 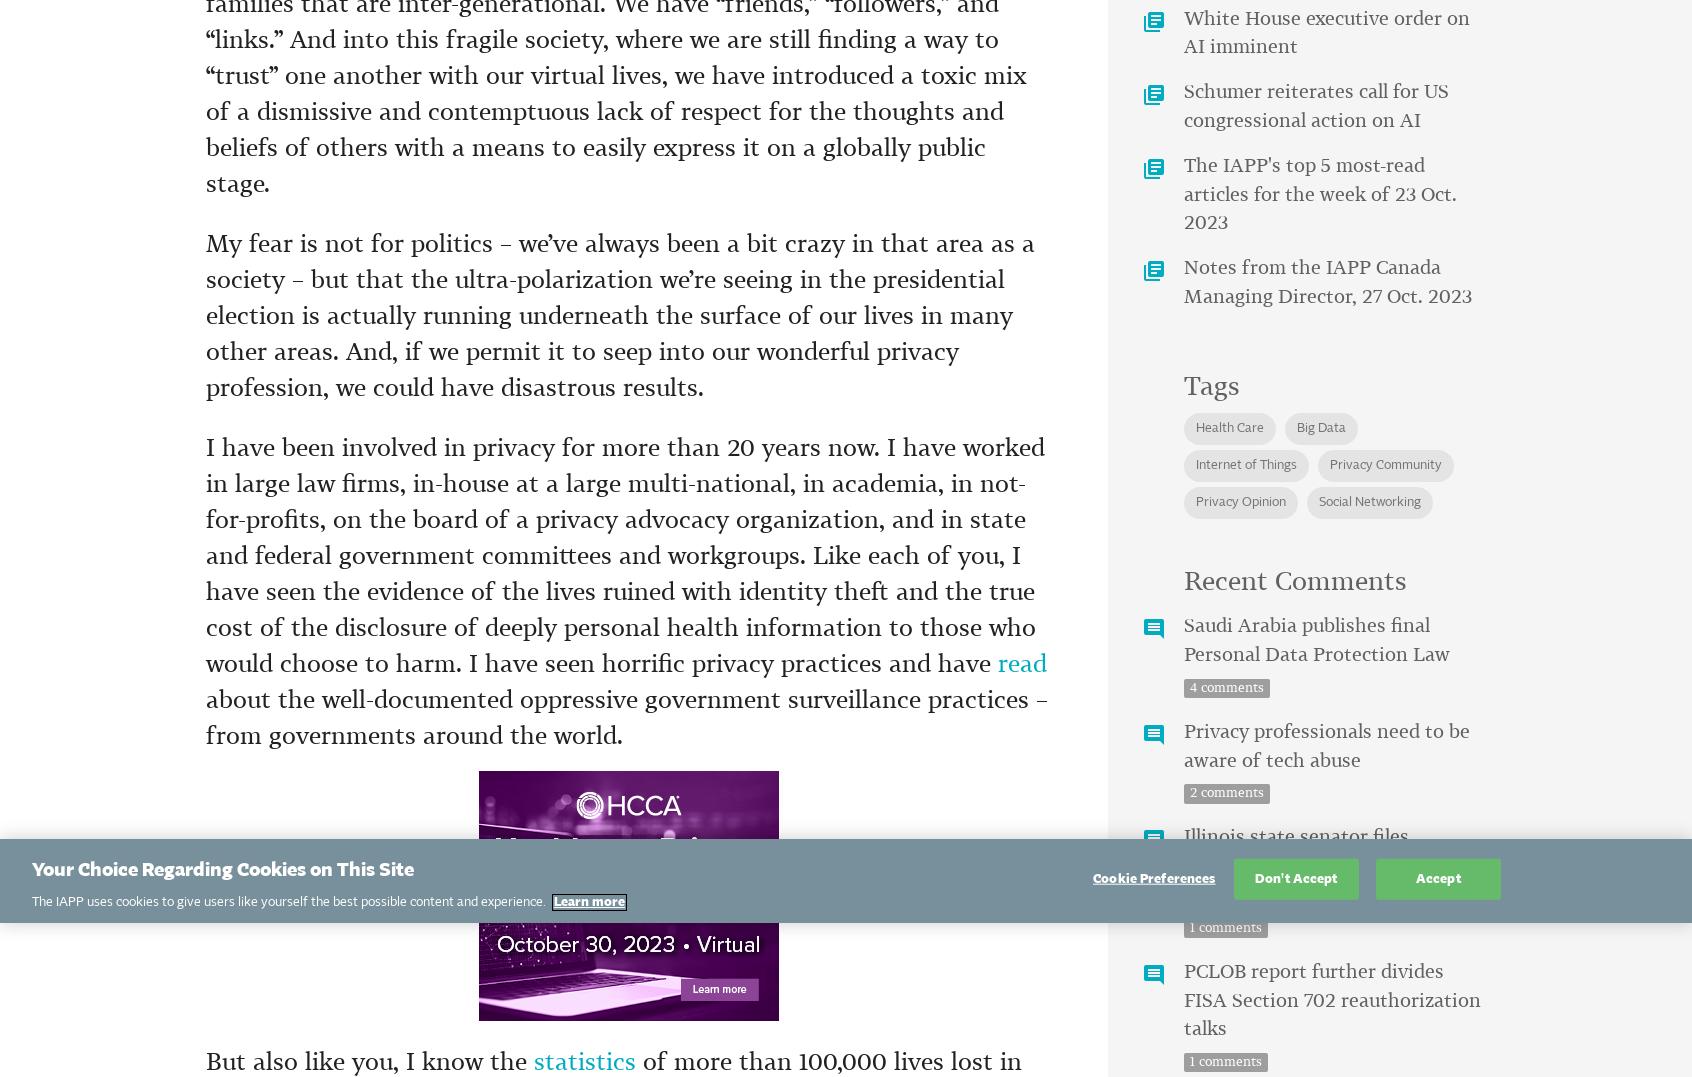 What do you see at coordinates (1191, 793) in the screenshot?
I see `'2'` at bounding box center [1191, 793].